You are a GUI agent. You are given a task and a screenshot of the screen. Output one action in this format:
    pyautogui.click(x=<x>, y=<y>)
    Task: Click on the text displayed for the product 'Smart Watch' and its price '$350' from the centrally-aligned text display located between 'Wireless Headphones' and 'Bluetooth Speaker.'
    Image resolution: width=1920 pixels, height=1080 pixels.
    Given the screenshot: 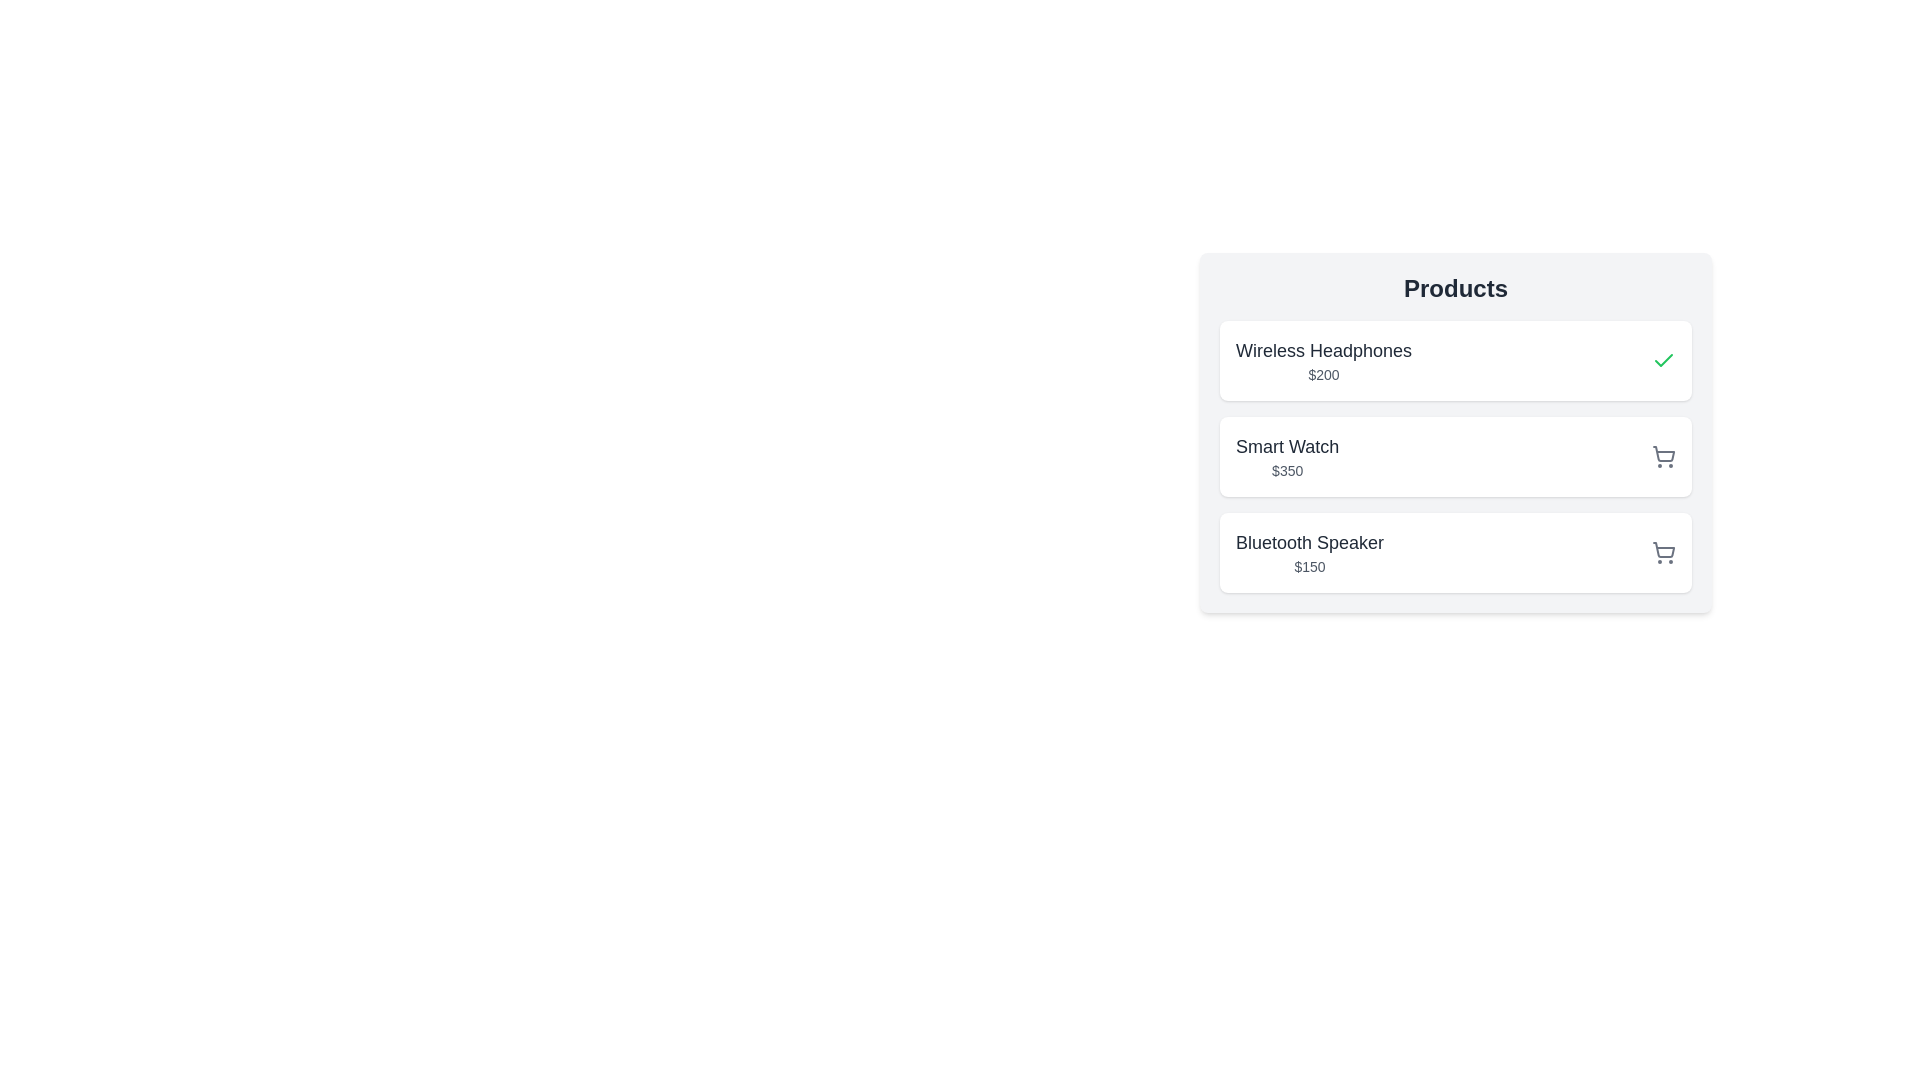 What is the action you would take?
    pyautogui.click(x=1287, y=456)
    